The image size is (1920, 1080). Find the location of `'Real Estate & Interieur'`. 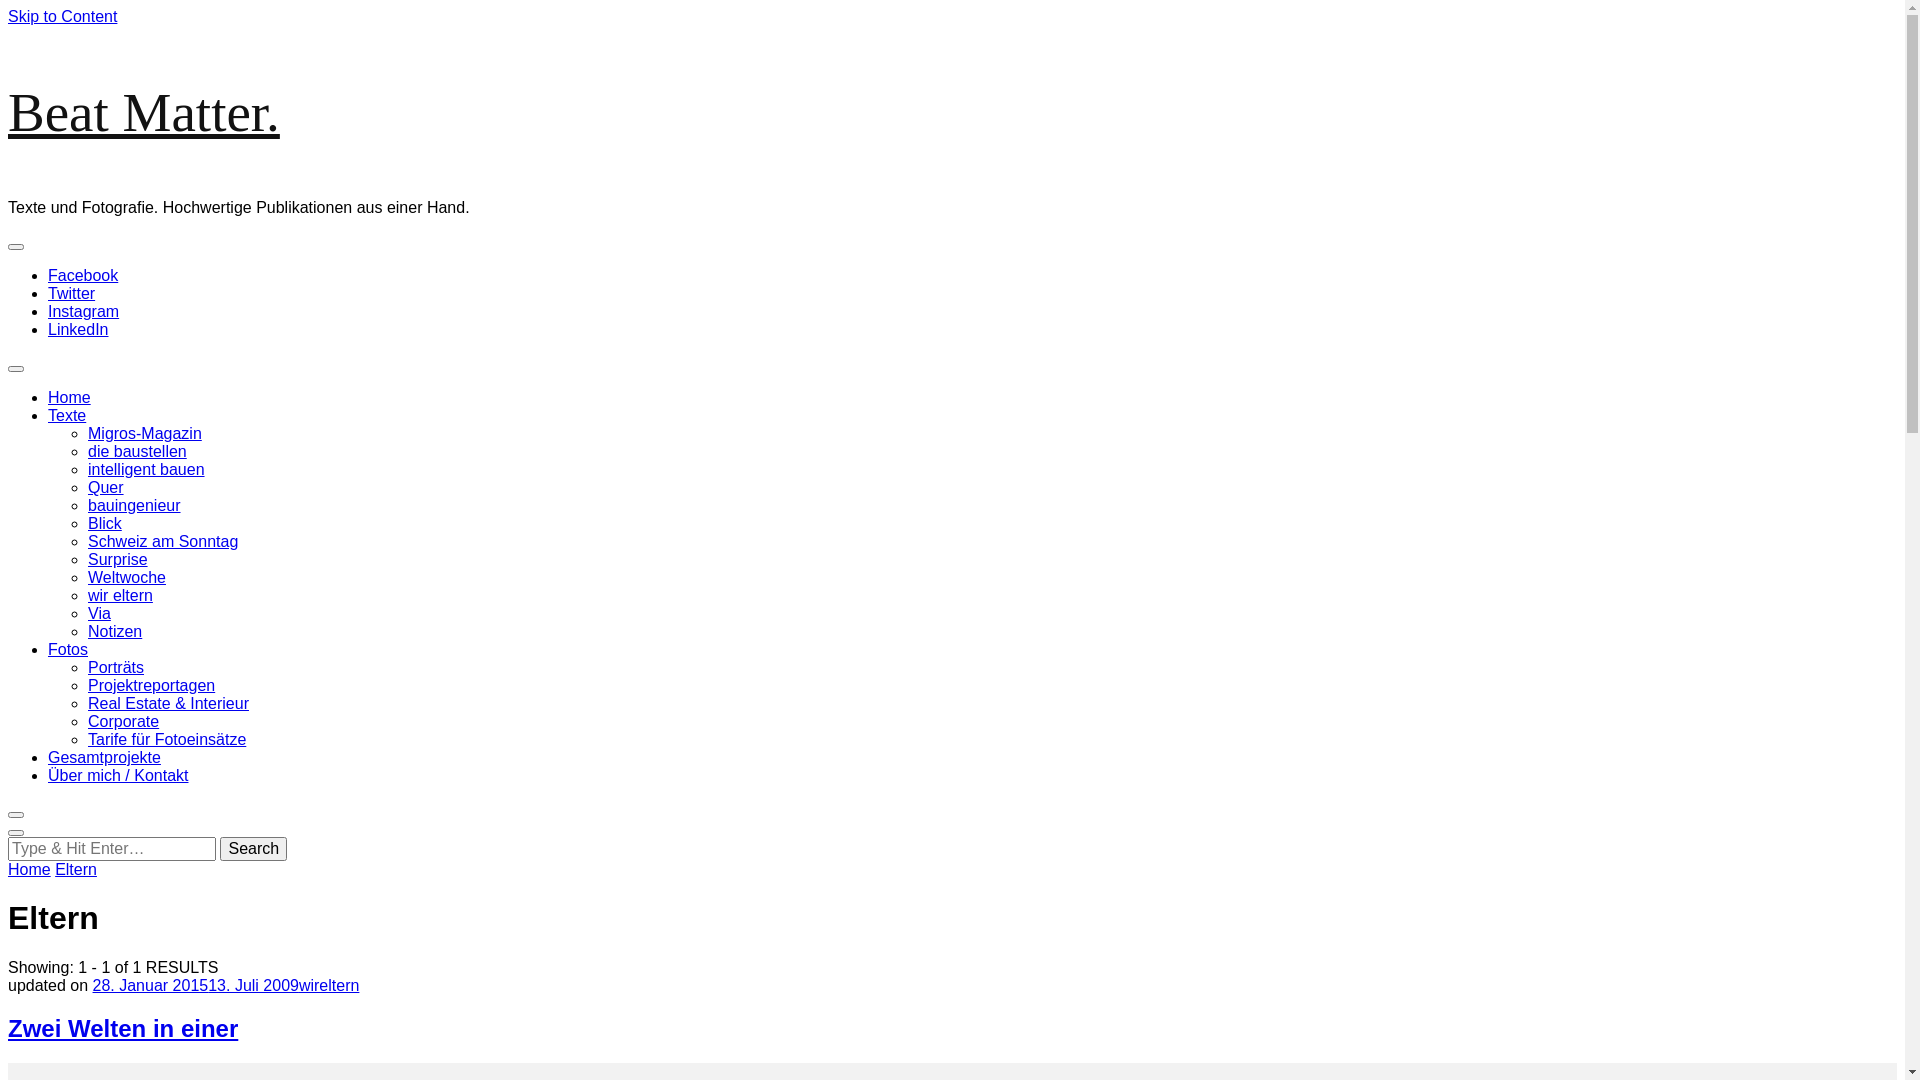

'Real Estate & Interieur' is located at coordinates (86, 702).